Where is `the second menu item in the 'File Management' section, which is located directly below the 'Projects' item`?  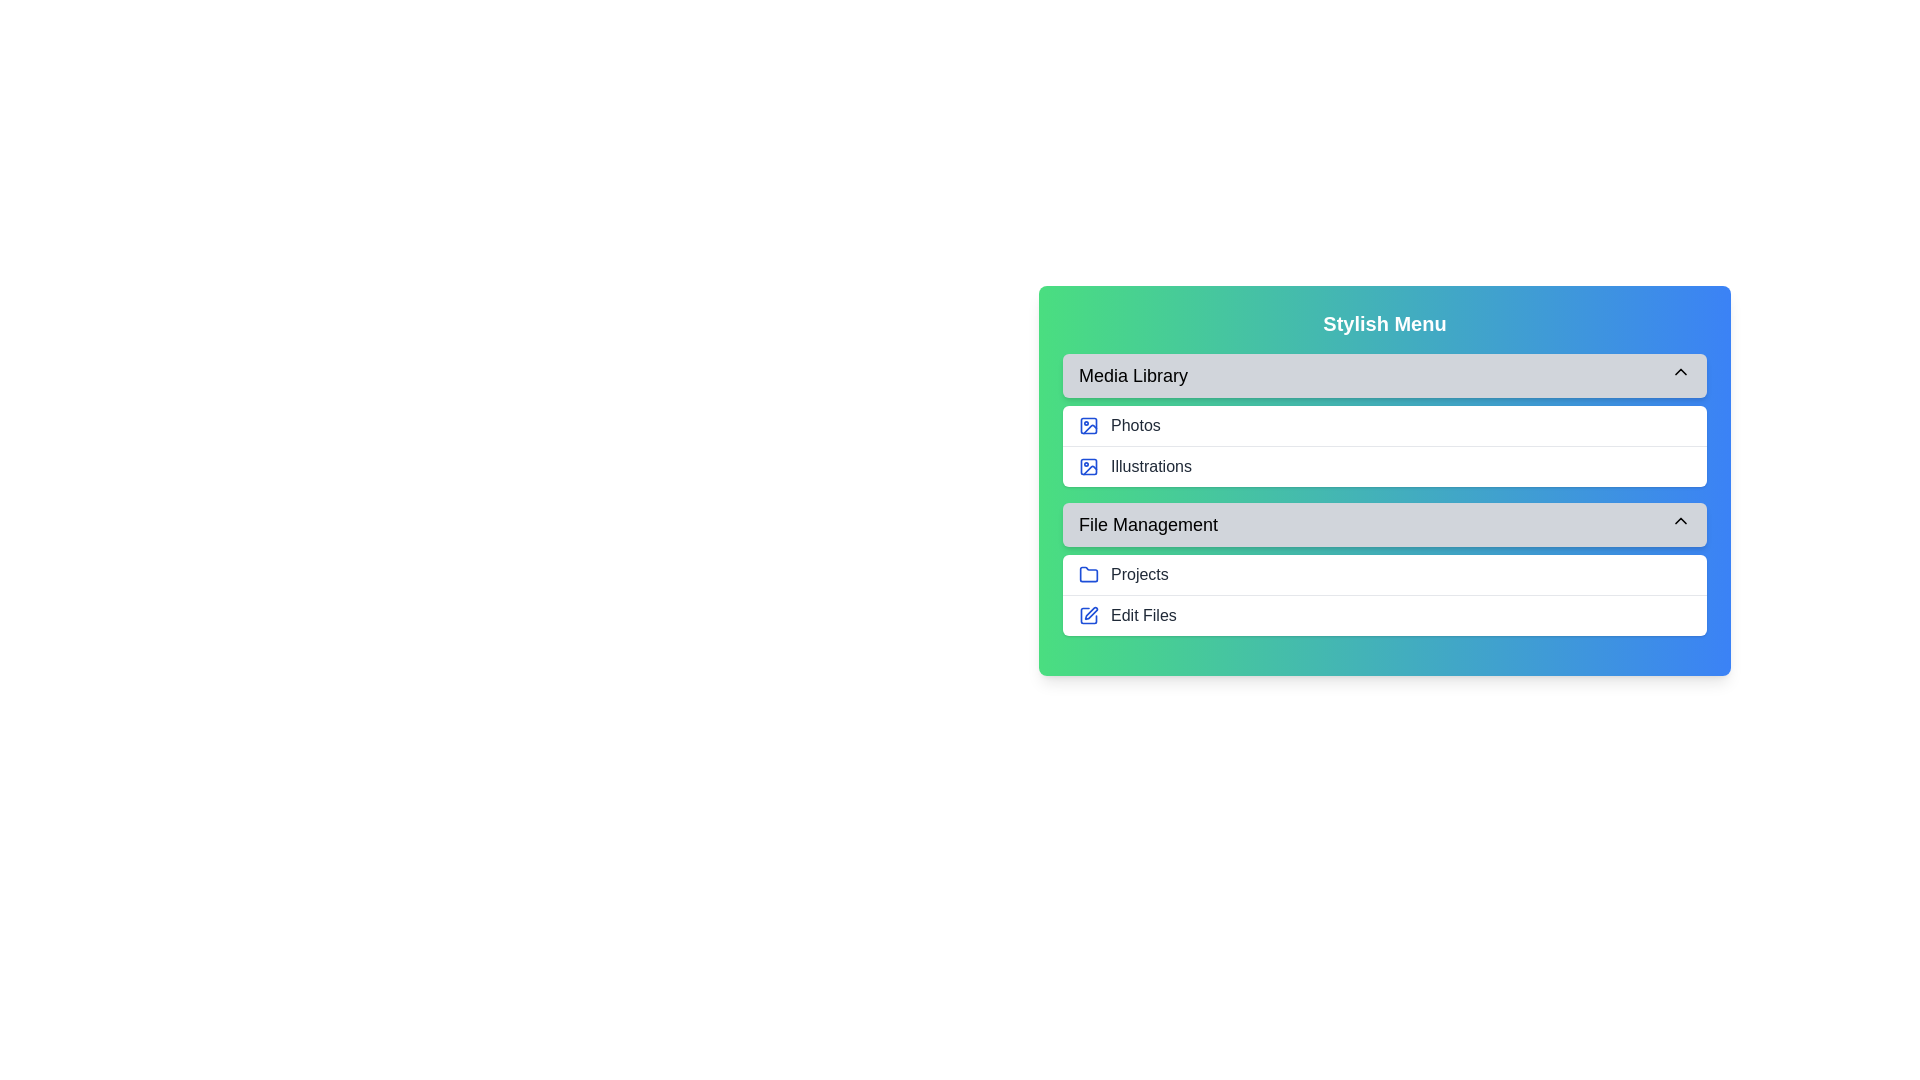 the second menu item in the 'File Management' section, which is located directly below the 'Projects' item is located at coordinates (1384, 613).